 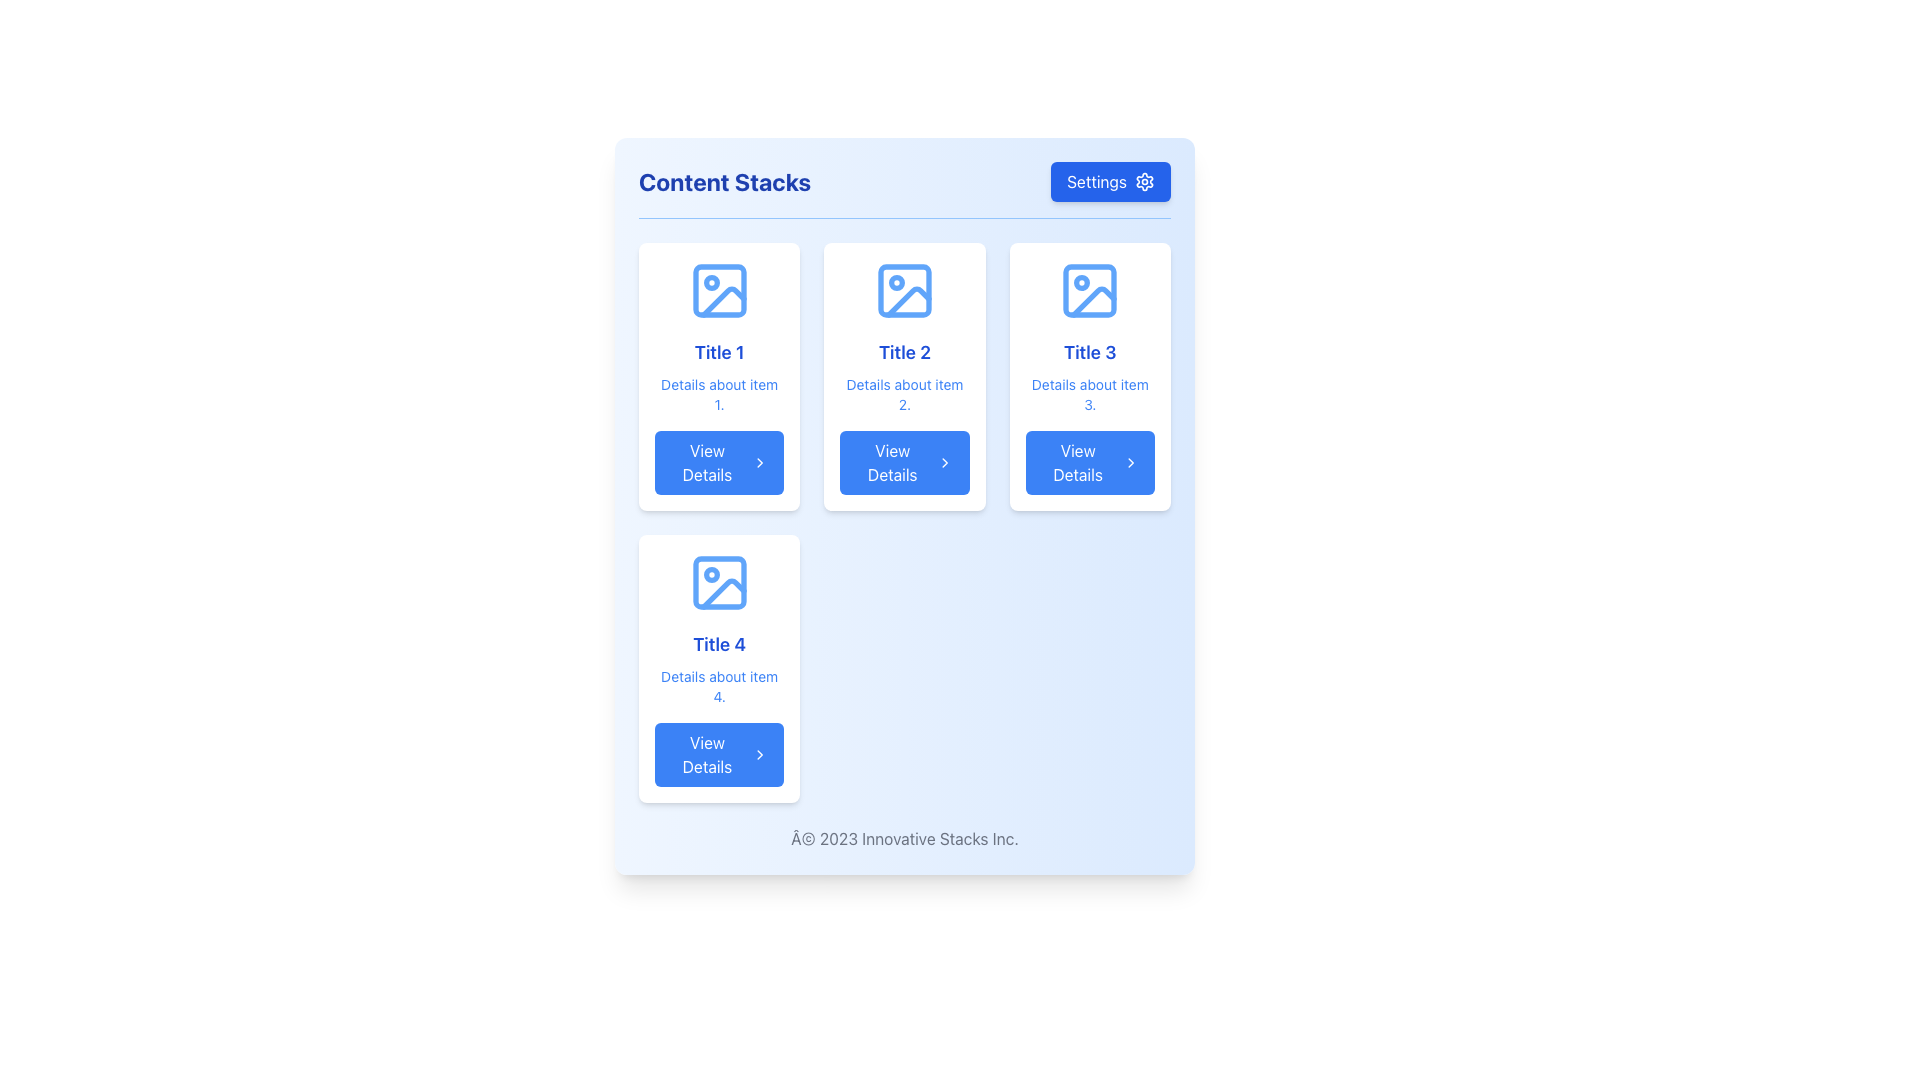 What do you see at coordinates (719, 582) in the screenshot?
I see `the icon representing the 'Title 4' card, which is located at the top of the card and indicates a feature or category related to images` at bounding box center [719, 582].